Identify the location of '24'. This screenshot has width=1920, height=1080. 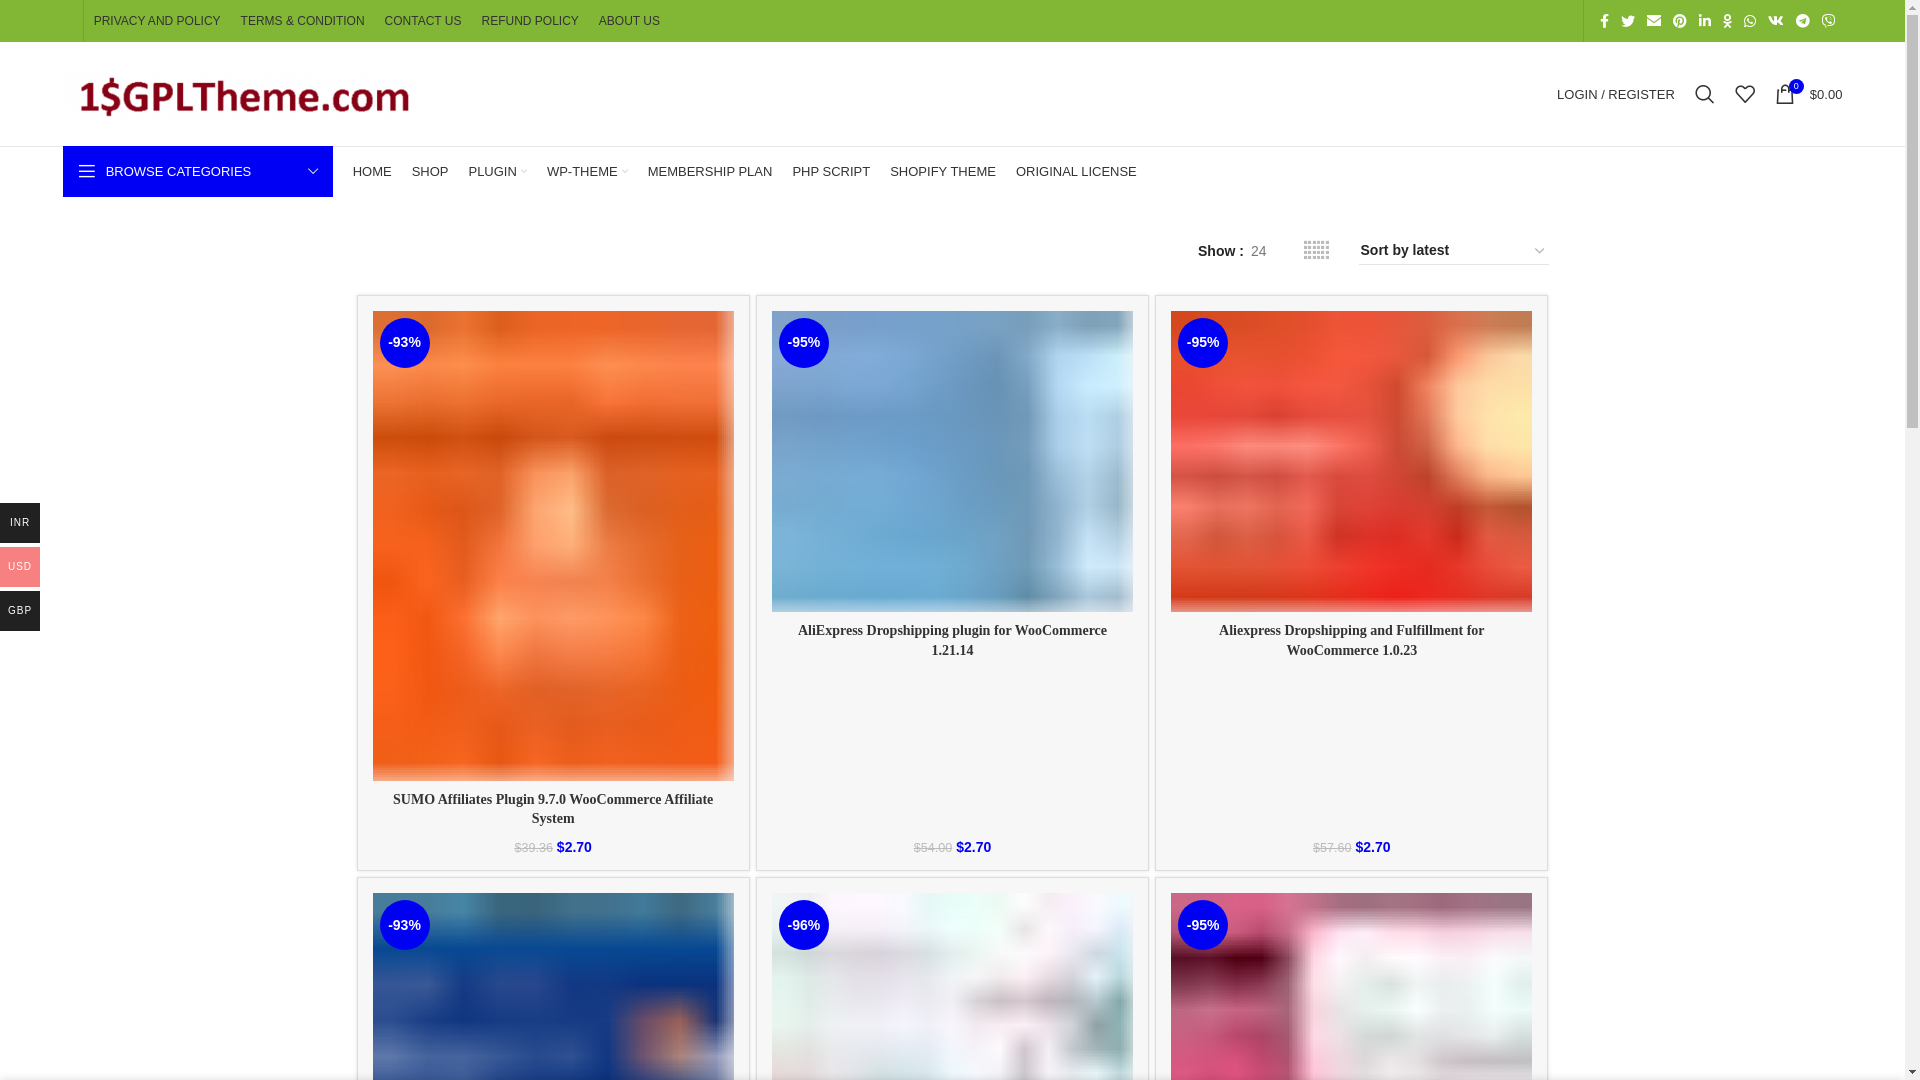
(1257, 249).